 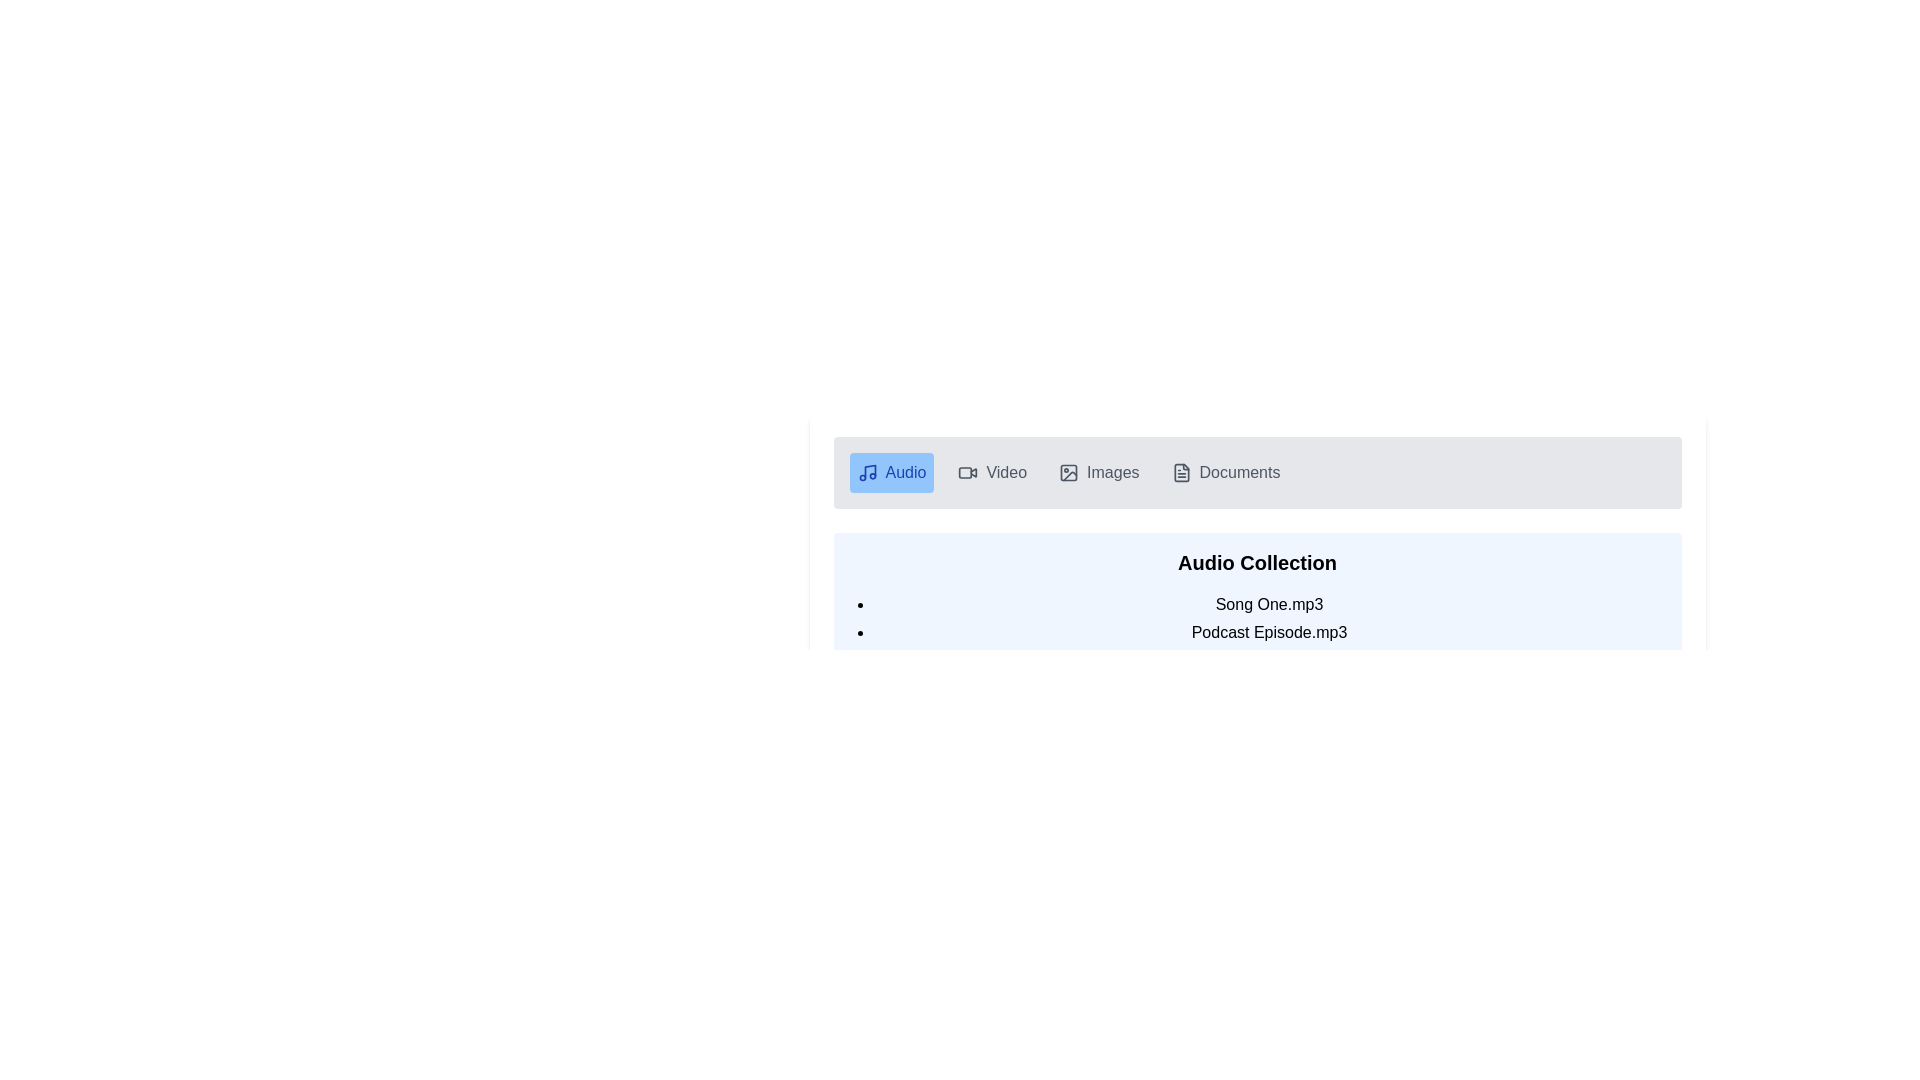 I want to click on the 'Images' label in the navigation bar to trigger a tooltip or visual feedback, so click(x=1112, y=473).